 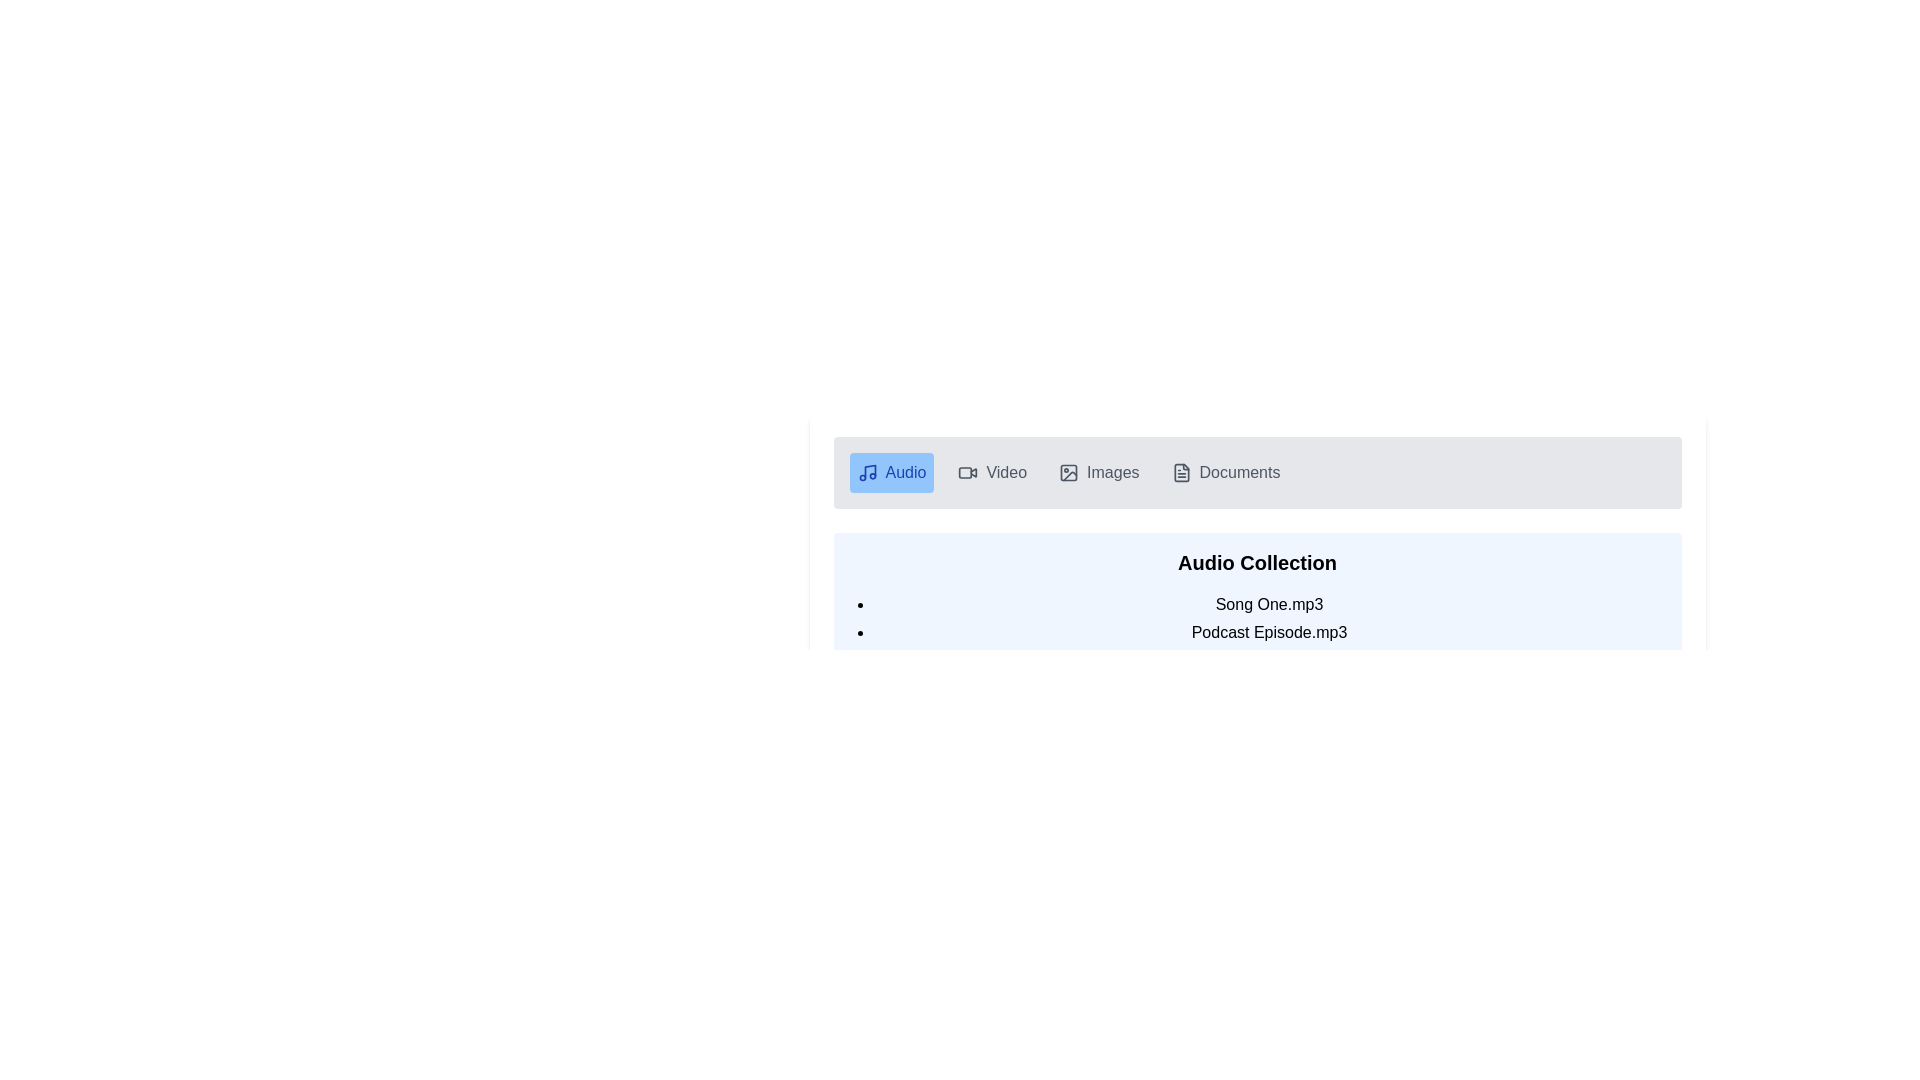 I want to click on the 'Images' label in the navigation bar to trigger a tooltip or visual feedback, so click(x=1112, y=473).